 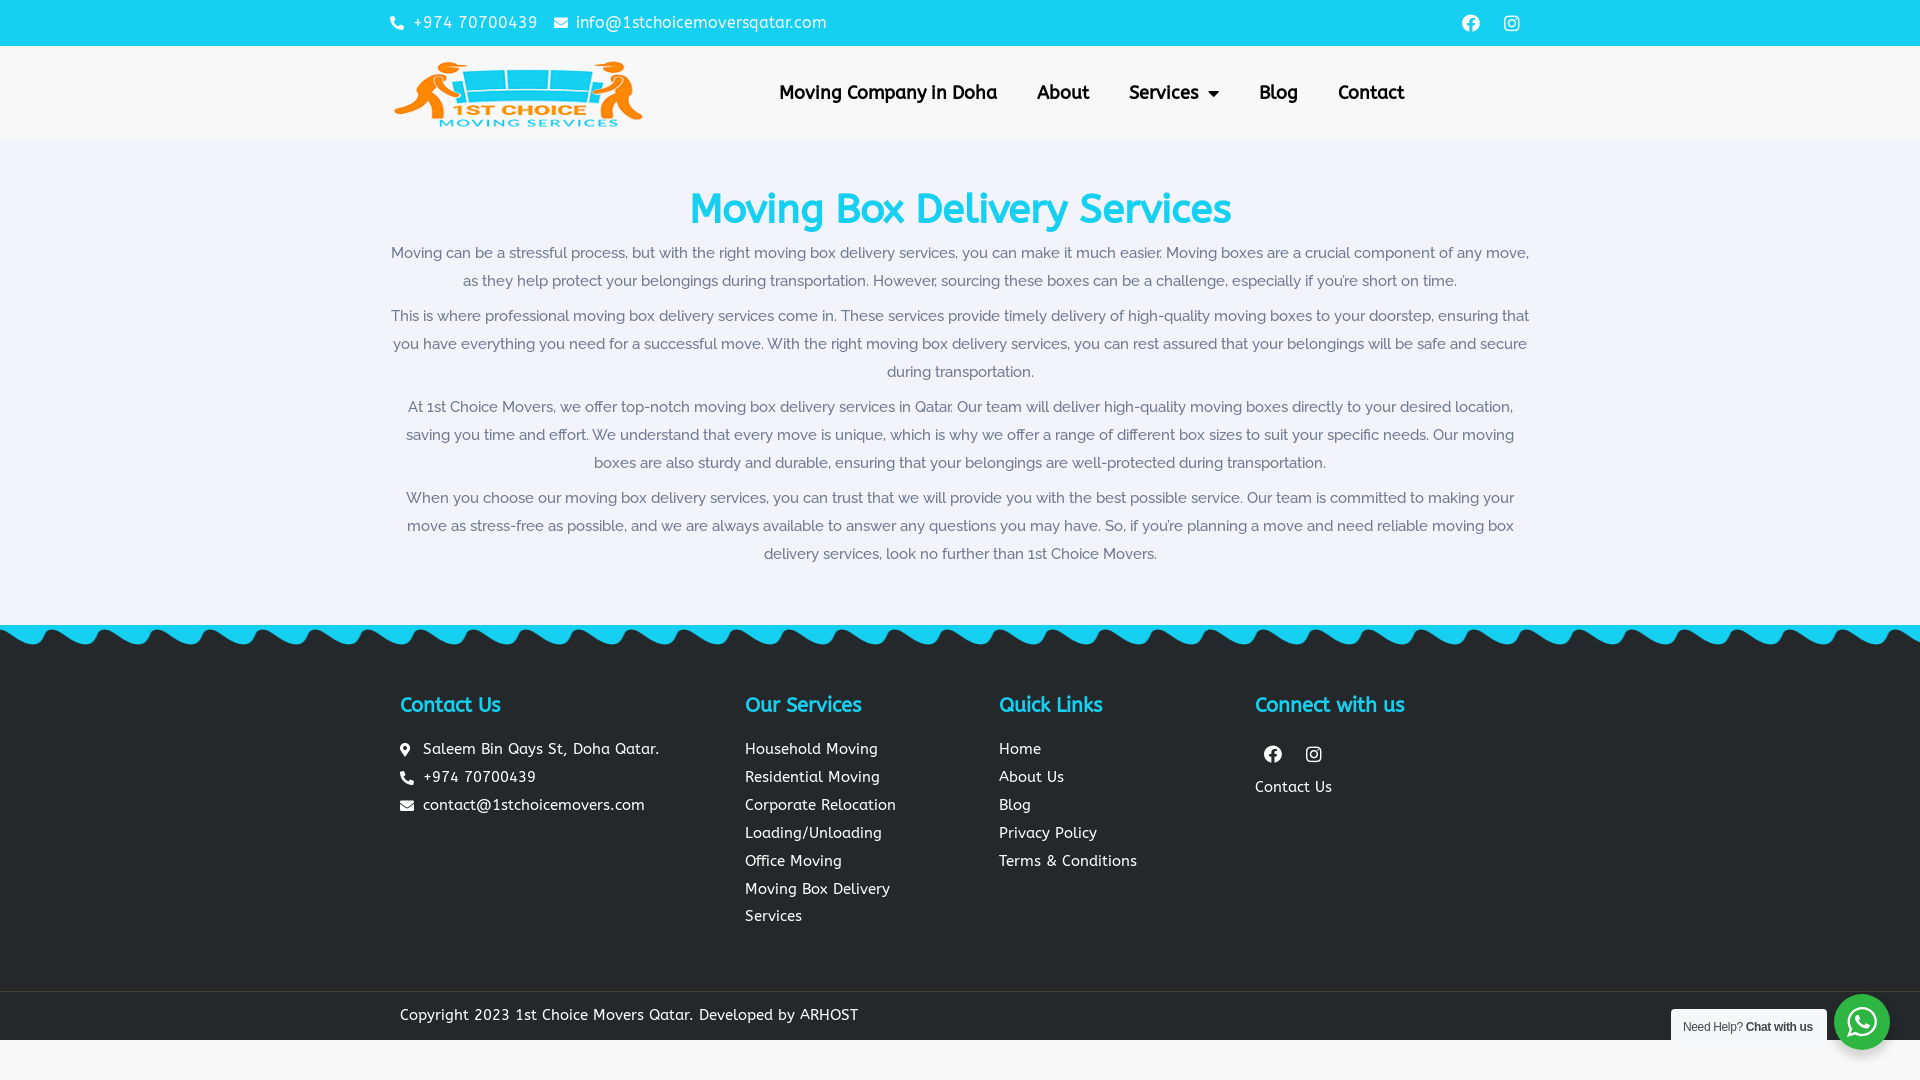 I want to click on 'Loading/Unloading', so click(x=847, y=833).